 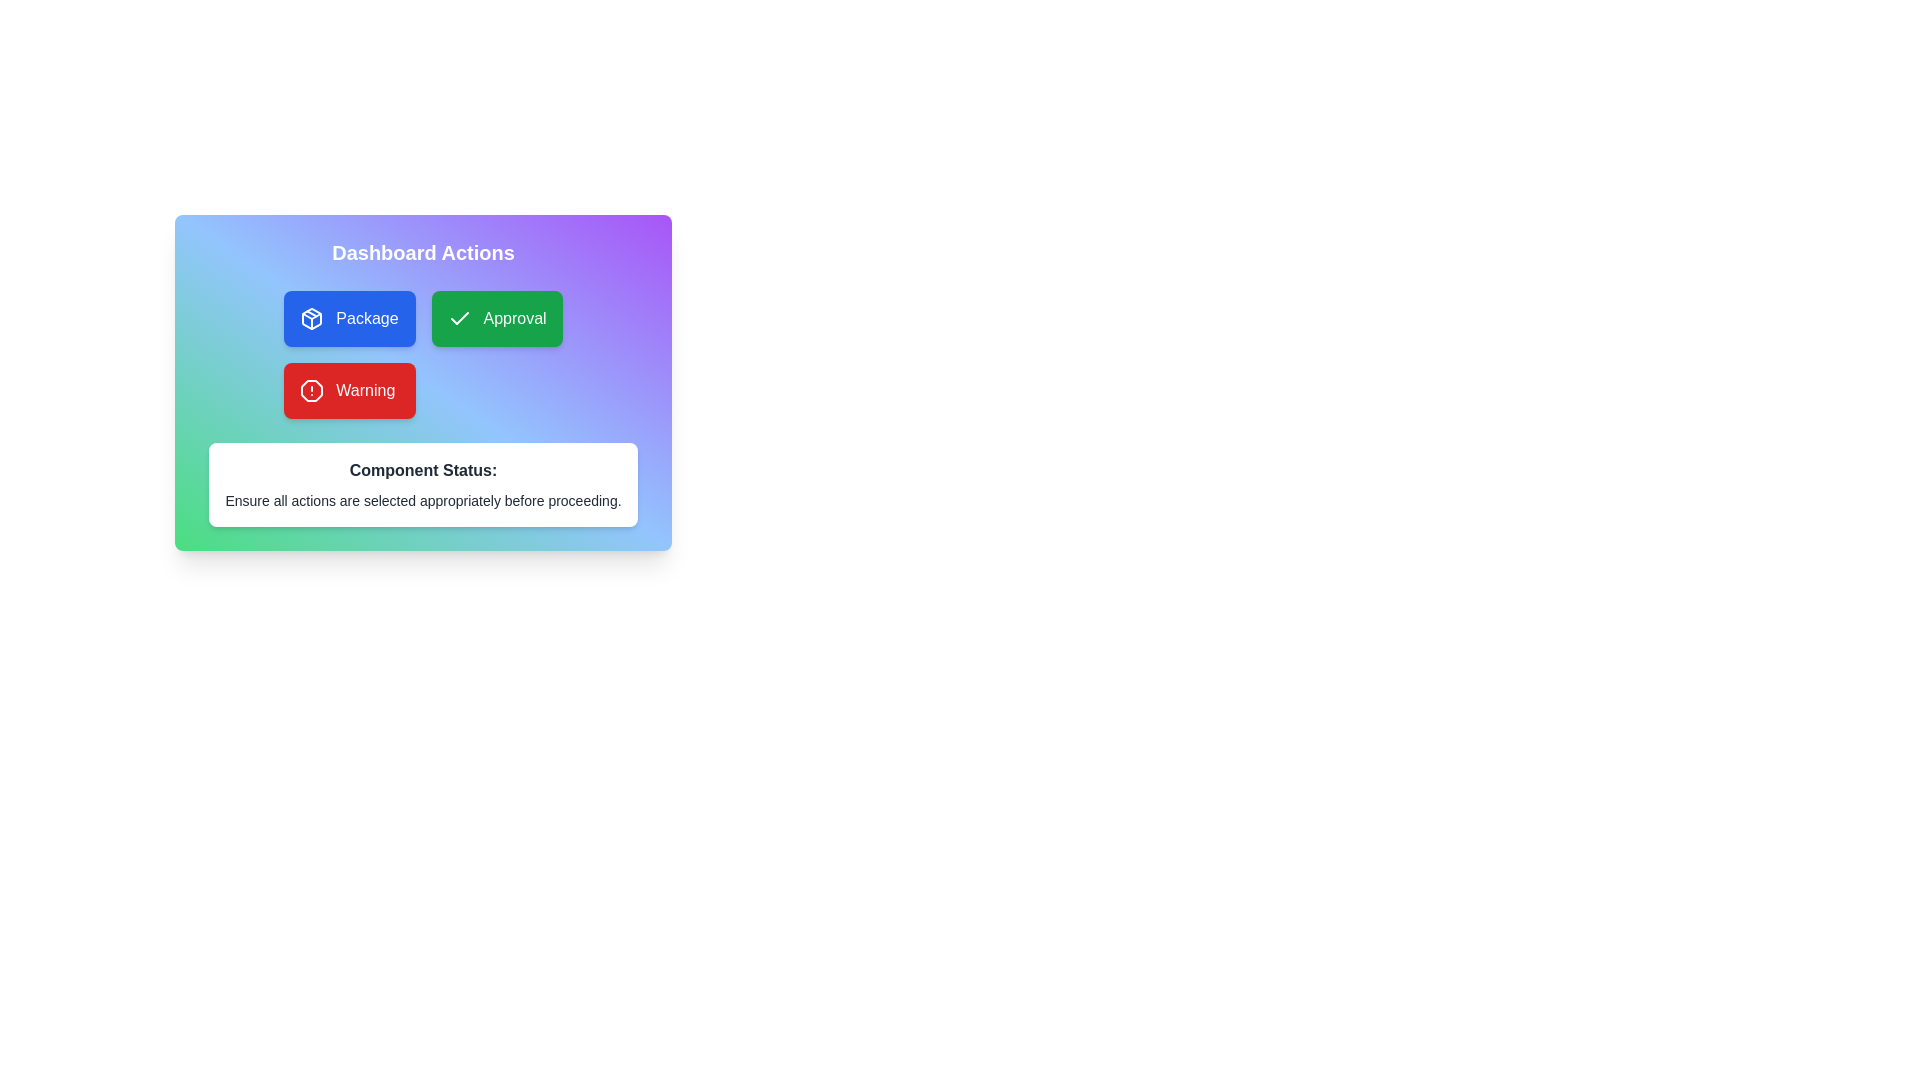 I want to click on the SVG icon of the package located within the blue 'Package' button, so click(x=311, y=318).